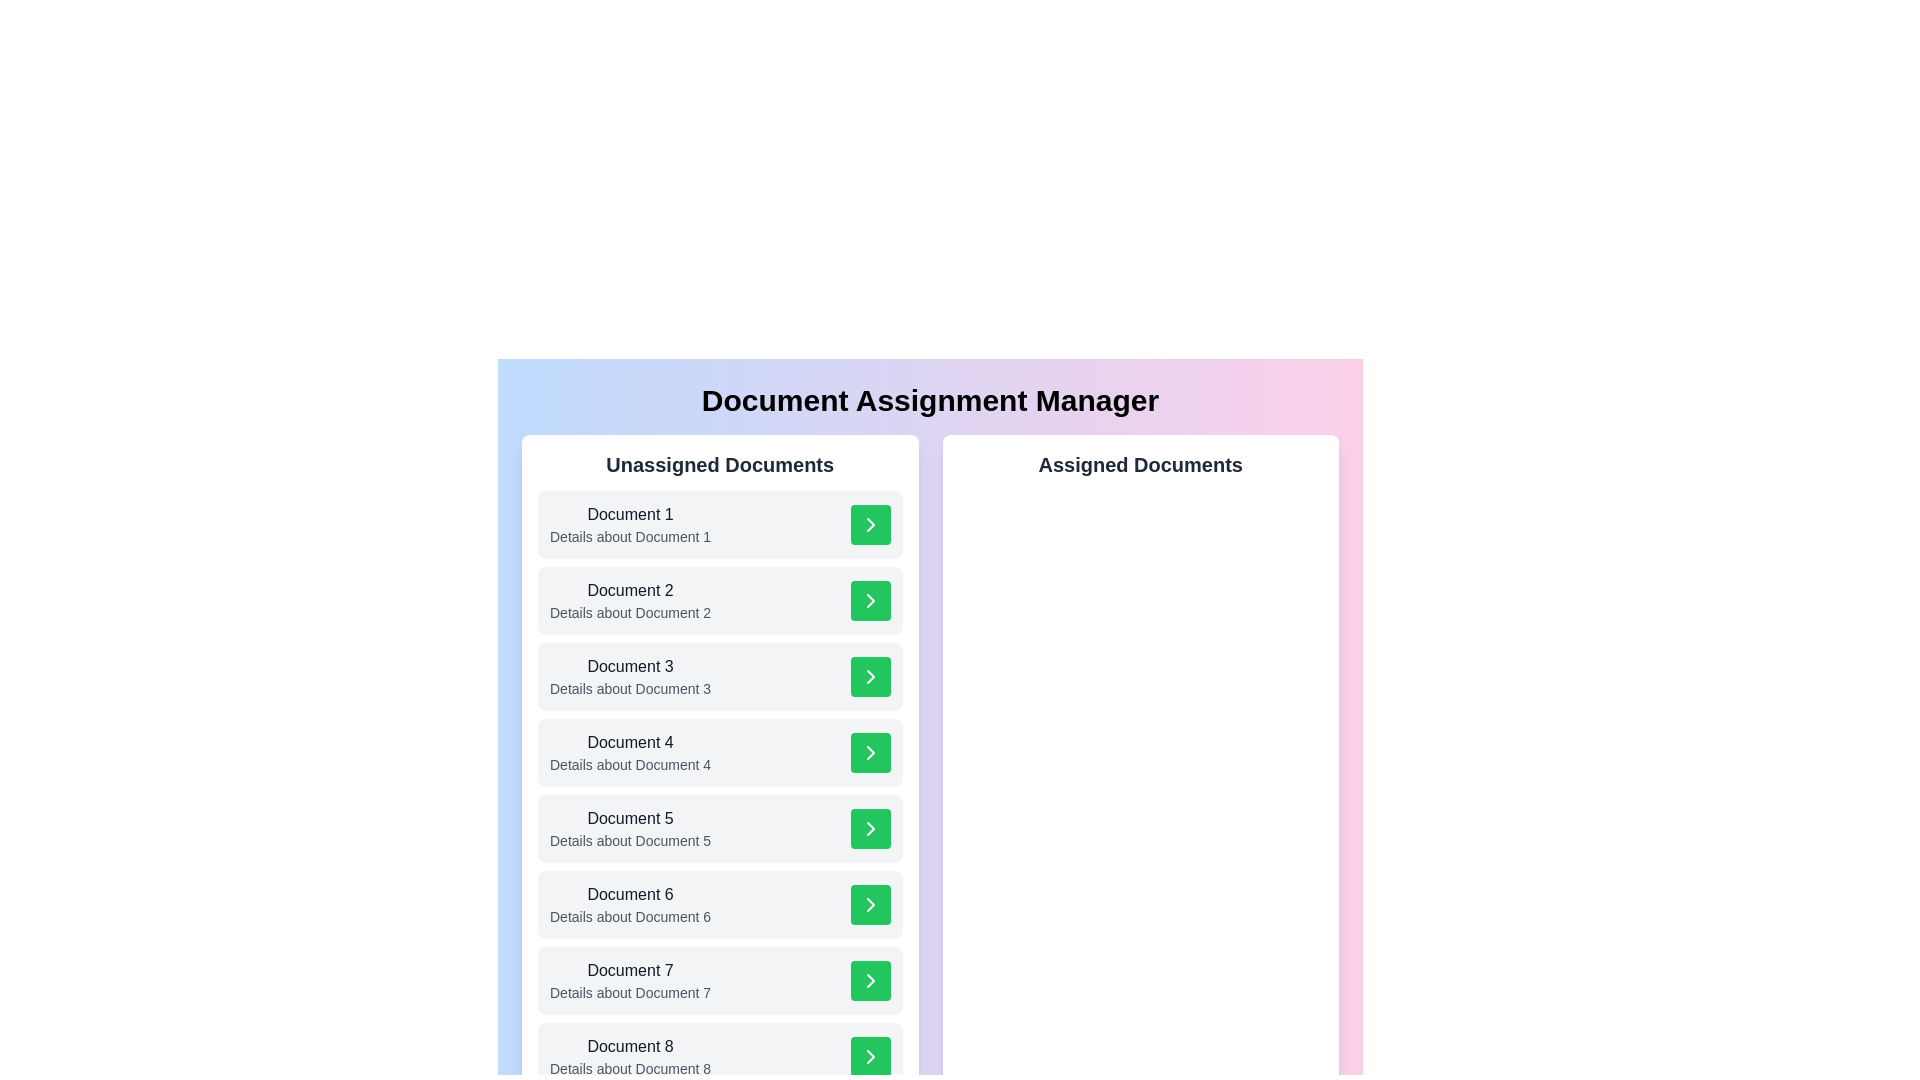 Image resolution: width=1920 pixels, height=1080 pixels. What do you see at coordinates (720, 979) in the screenshot?
I see `the green button for 'Document 7' in the Unassigned Documents section` at bounding box center [720, 979].